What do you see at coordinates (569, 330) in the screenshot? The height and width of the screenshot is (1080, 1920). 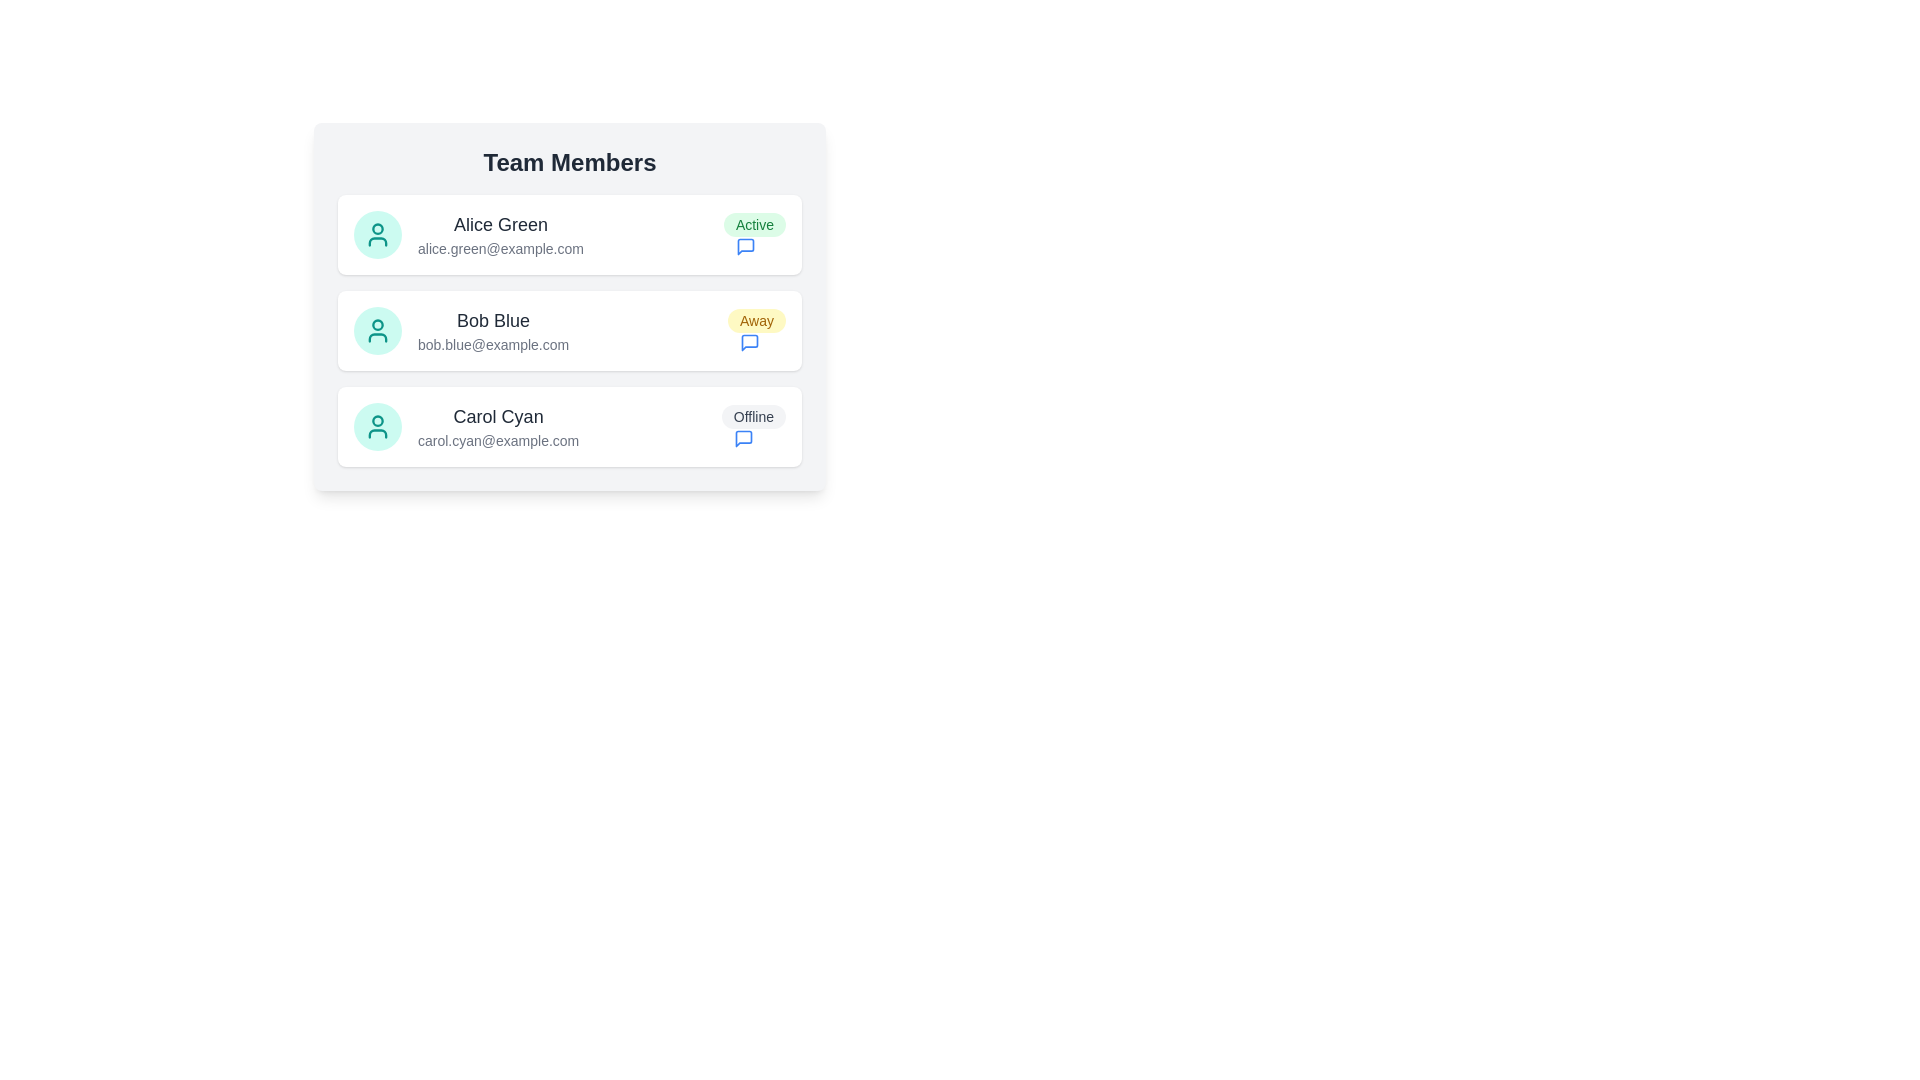 I see `the user profile list item for 'Bob Blue', which is the second item` at bounding box center [569, 330].